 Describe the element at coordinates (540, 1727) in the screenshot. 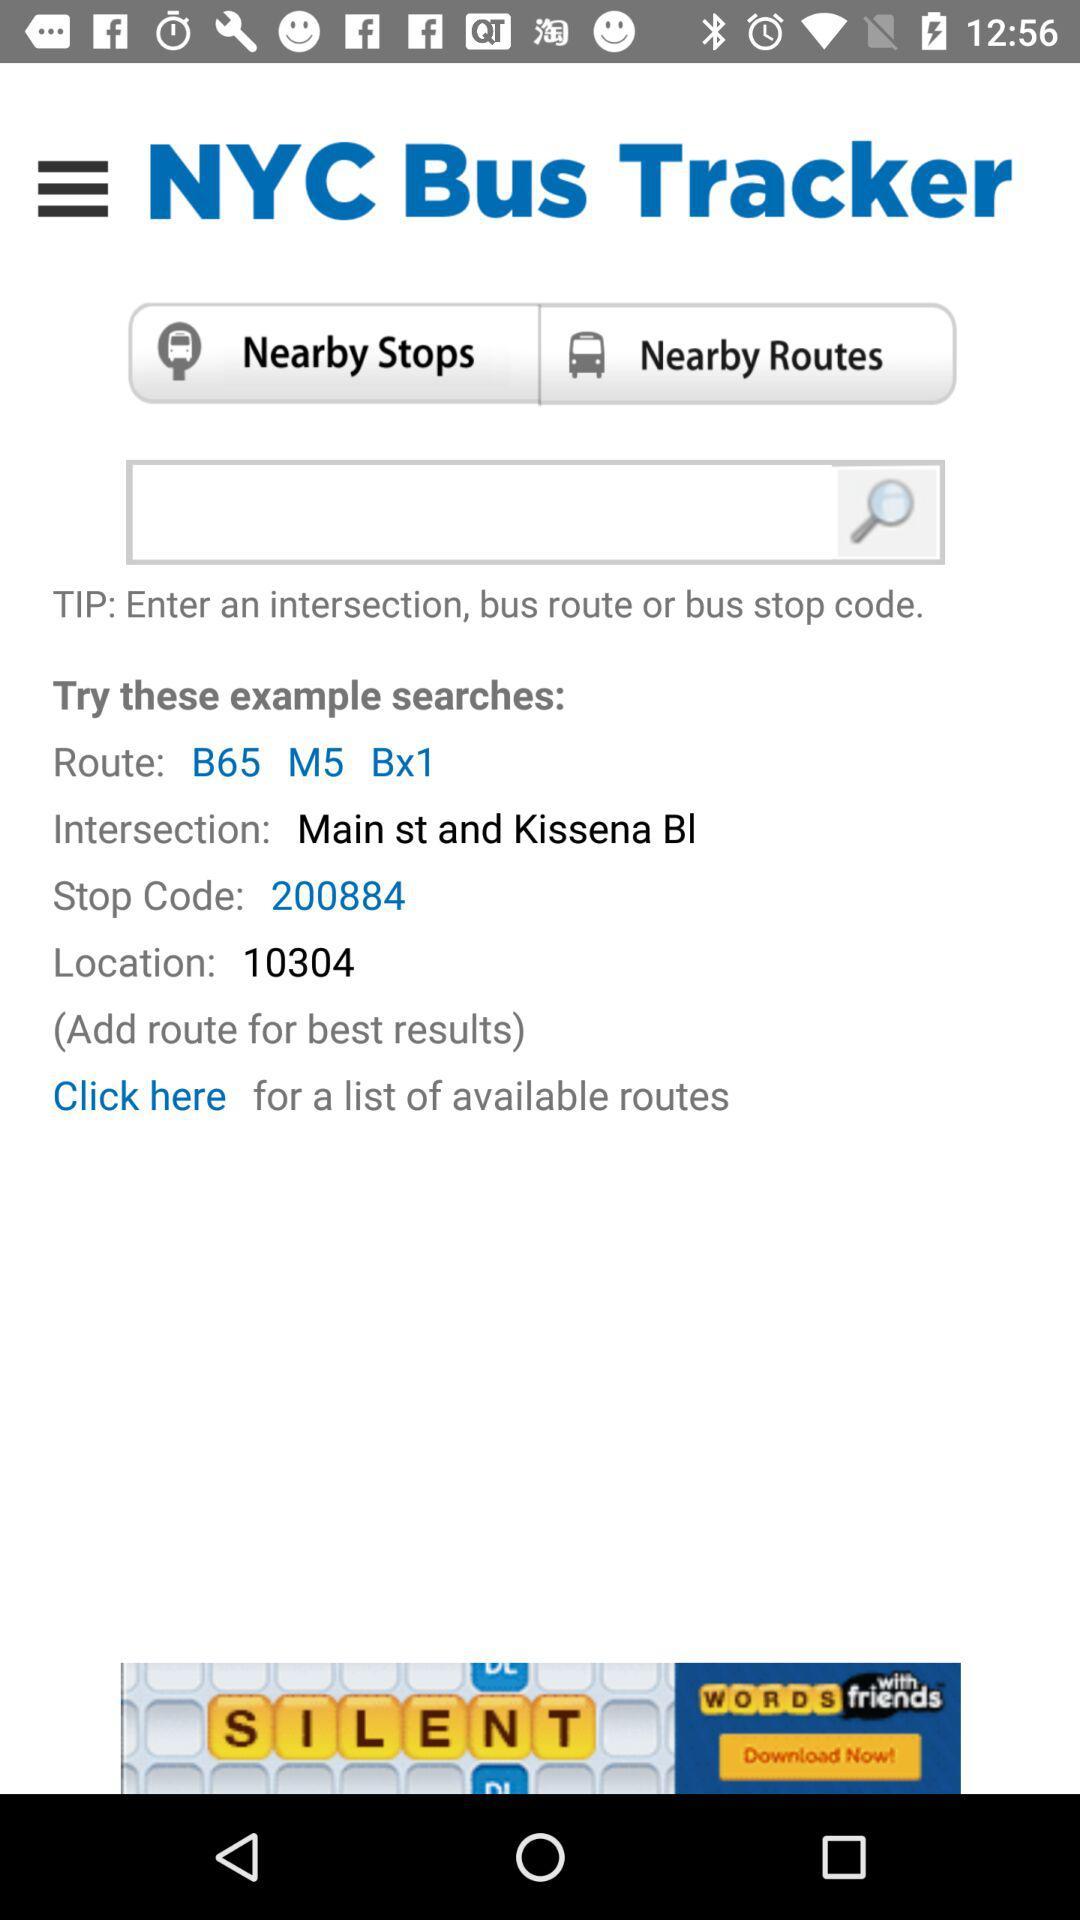

I see `words with friends advertisement` at that location.